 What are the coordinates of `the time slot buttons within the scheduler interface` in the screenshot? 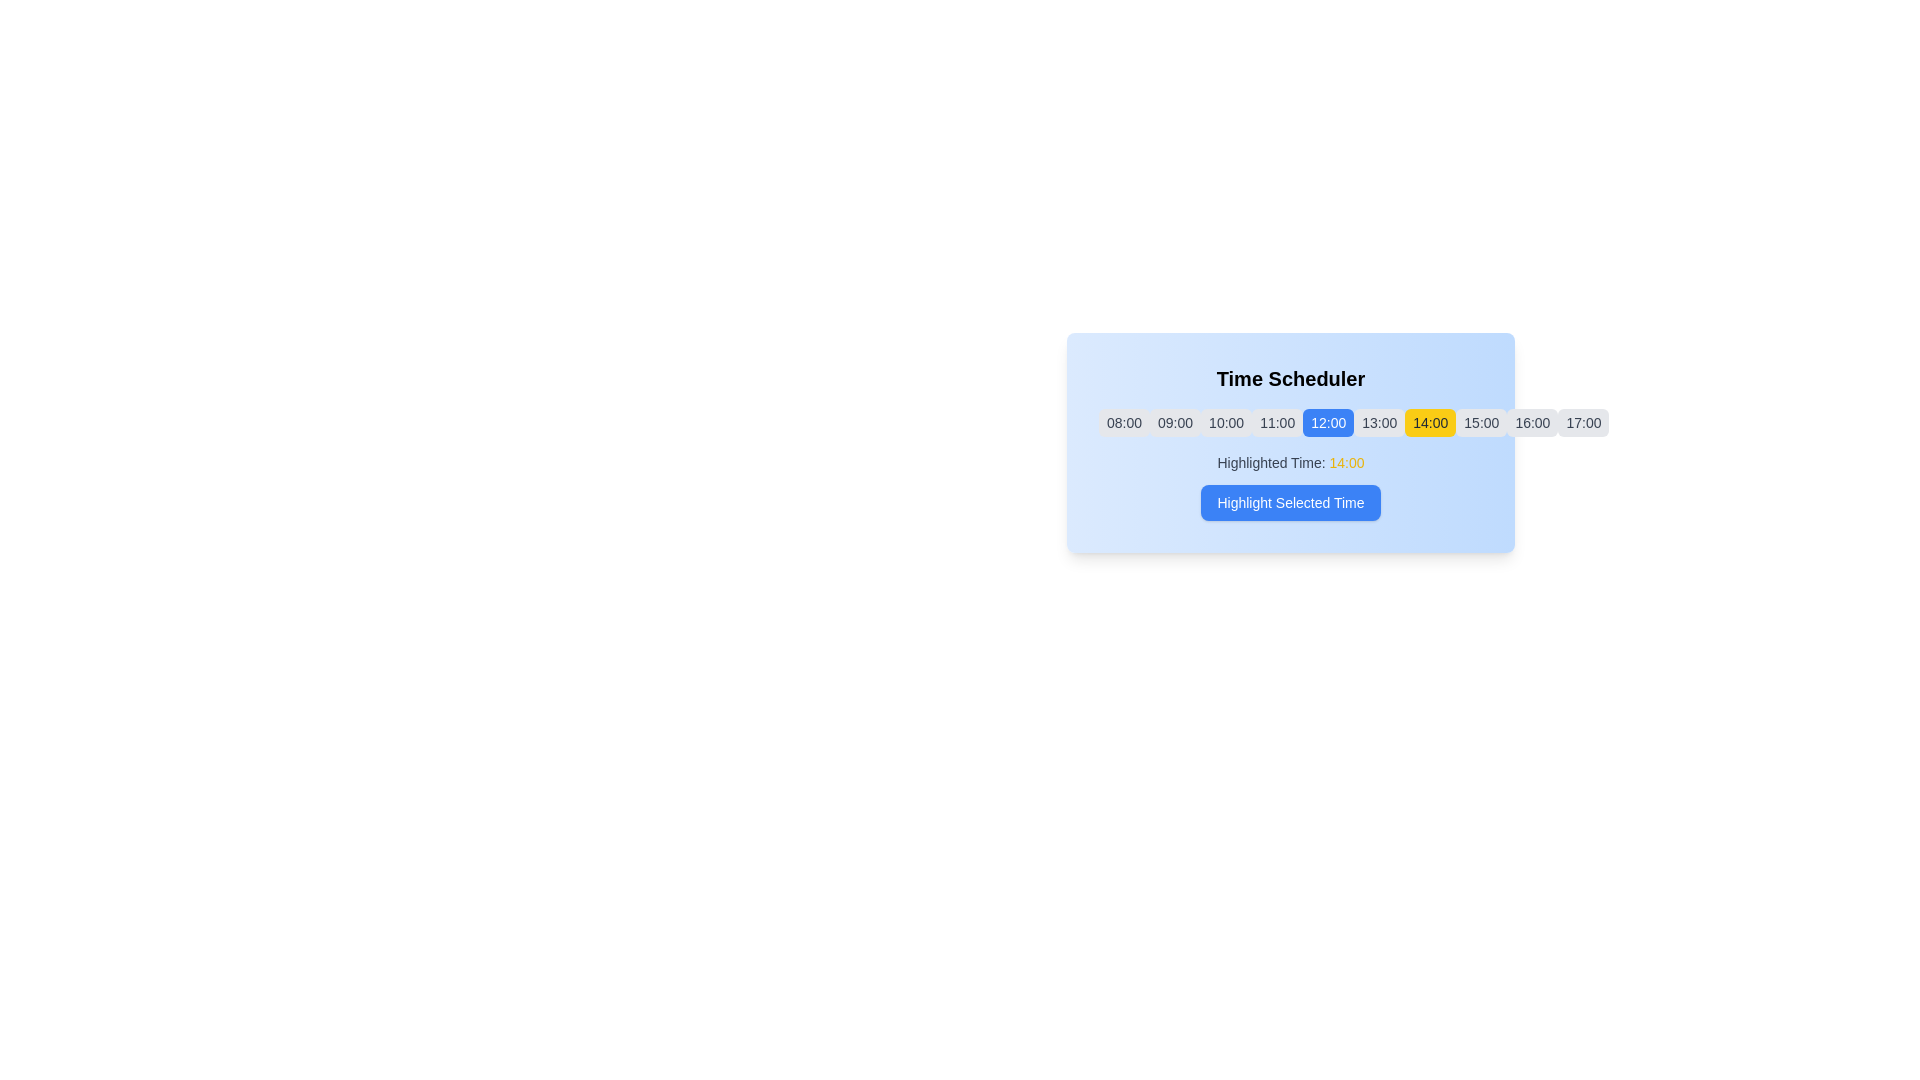 It's located at (1291, 442).